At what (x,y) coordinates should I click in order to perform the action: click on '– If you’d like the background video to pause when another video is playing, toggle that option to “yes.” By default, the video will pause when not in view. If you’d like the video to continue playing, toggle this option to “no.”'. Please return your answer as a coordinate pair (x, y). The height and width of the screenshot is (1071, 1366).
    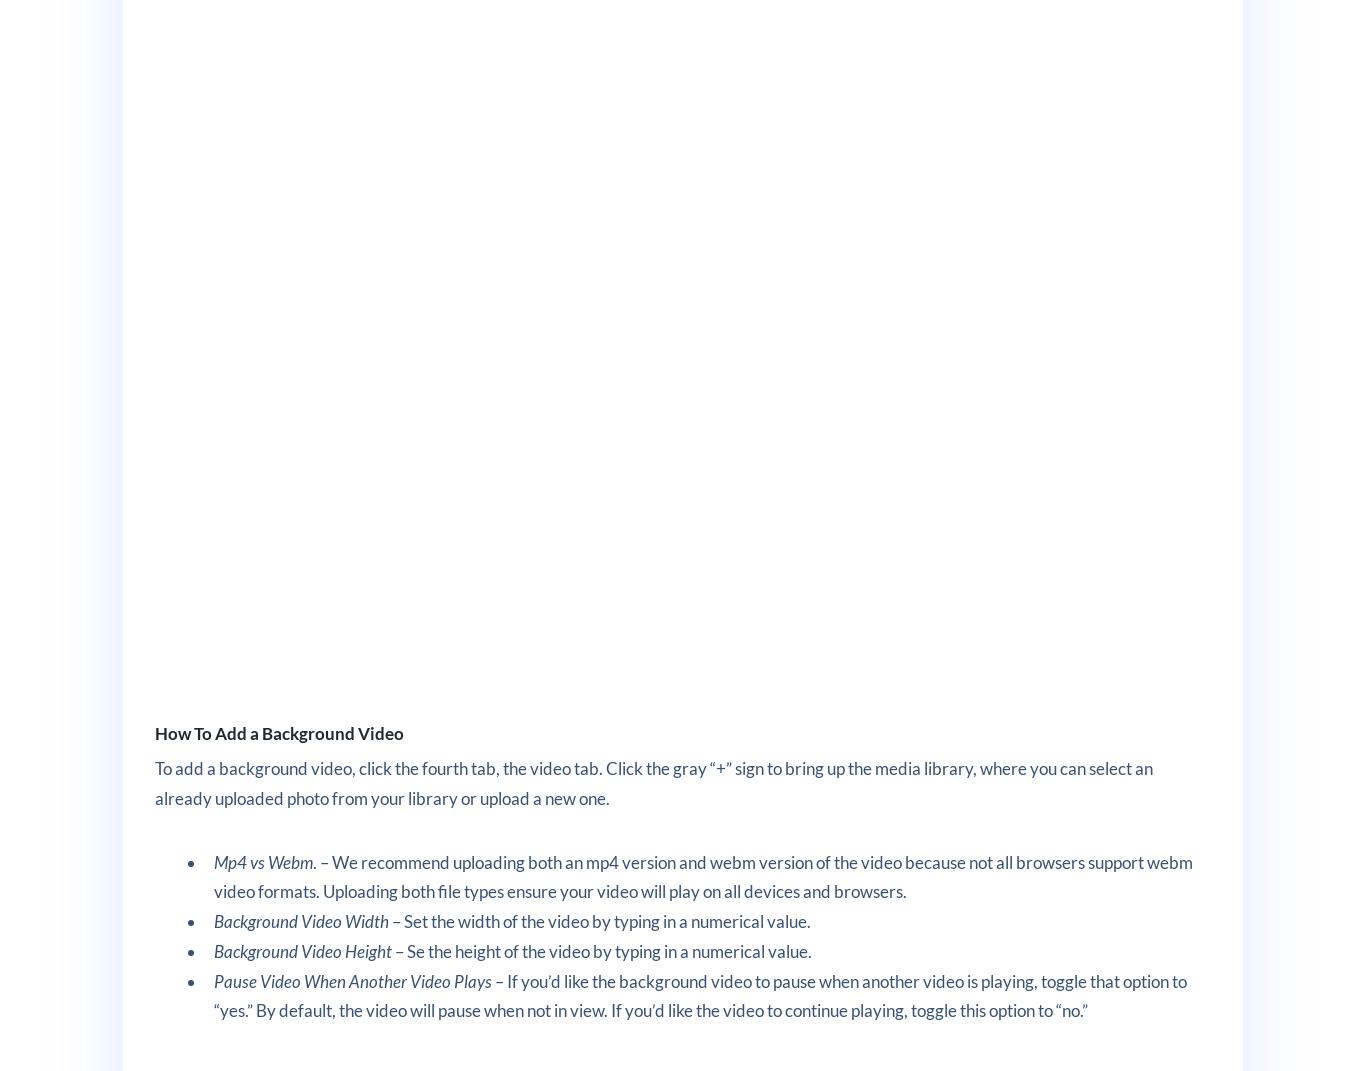
    Looking at the image, I should click on (213, 994).